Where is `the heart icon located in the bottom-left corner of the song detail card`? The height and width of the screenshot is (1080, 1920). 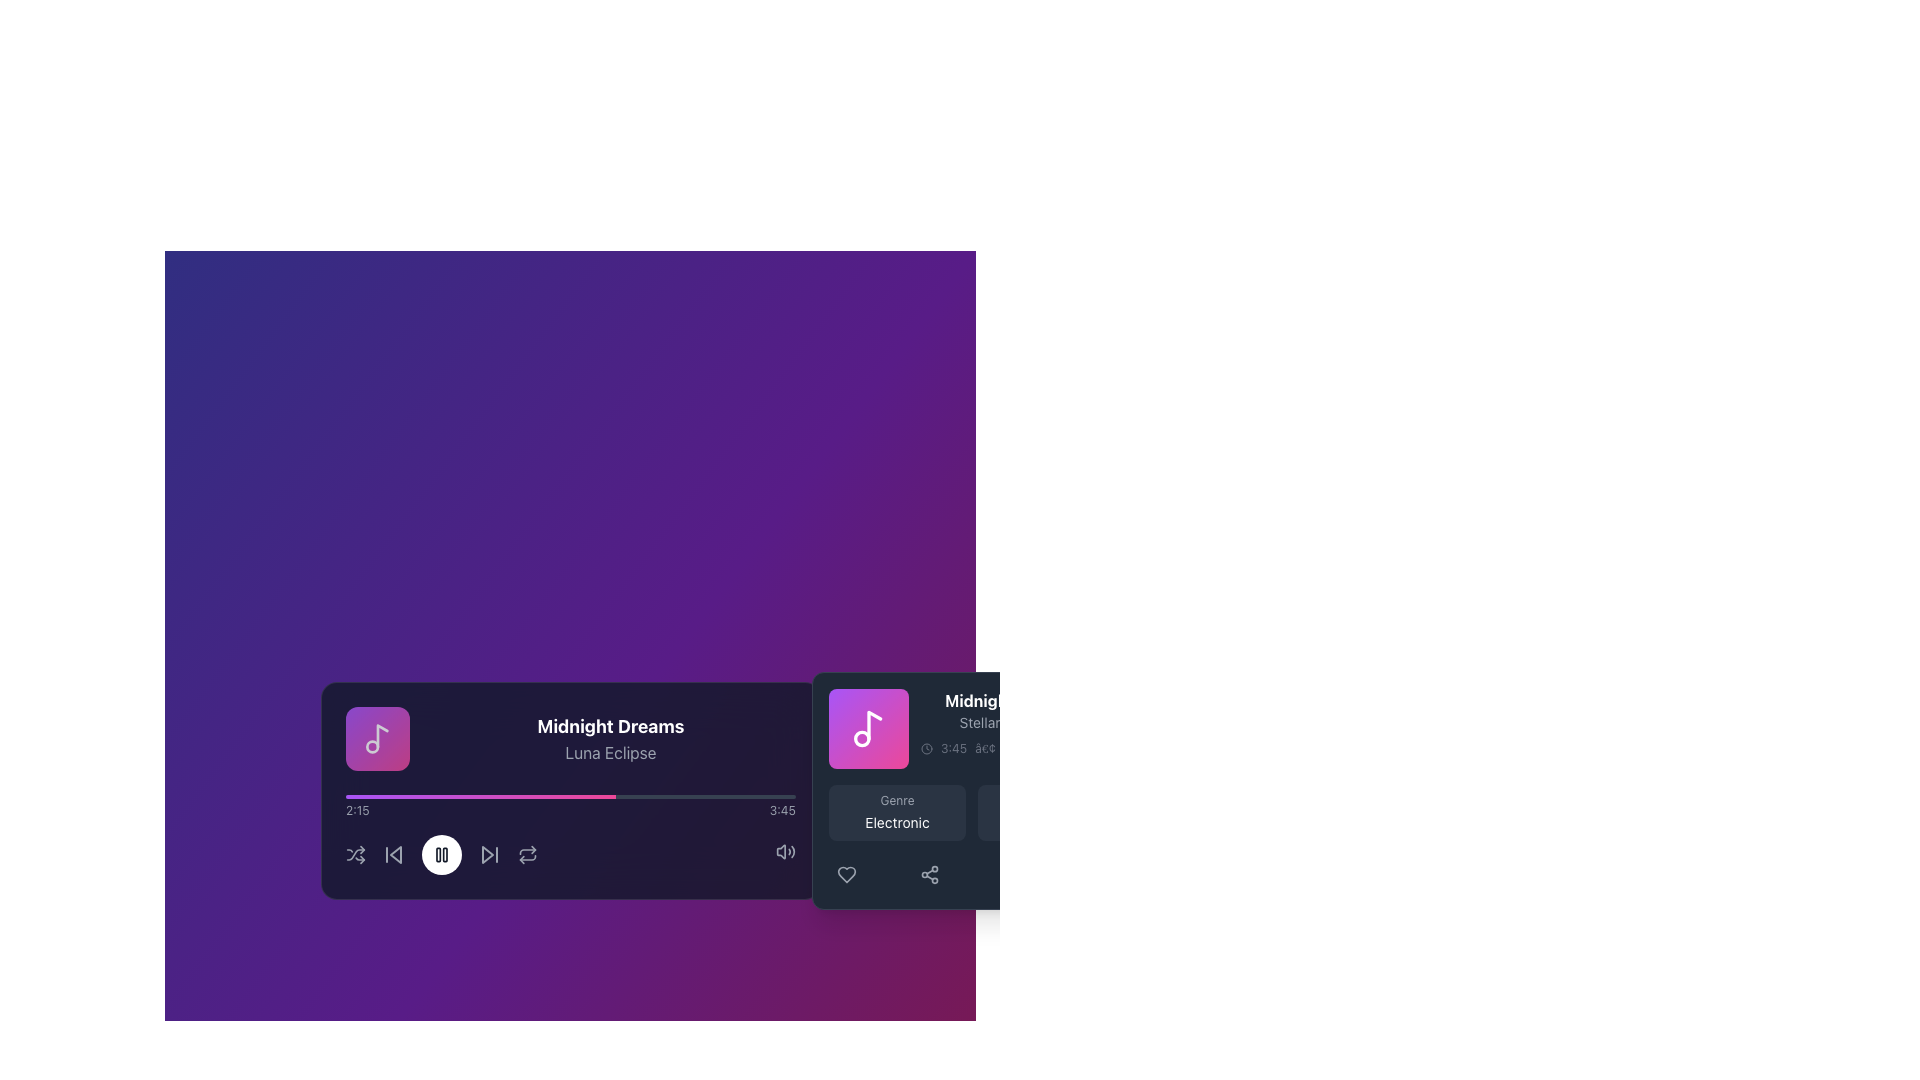
the heart icon located in the bottom-left corner of the song detail card is located at coordinates (846, 874).